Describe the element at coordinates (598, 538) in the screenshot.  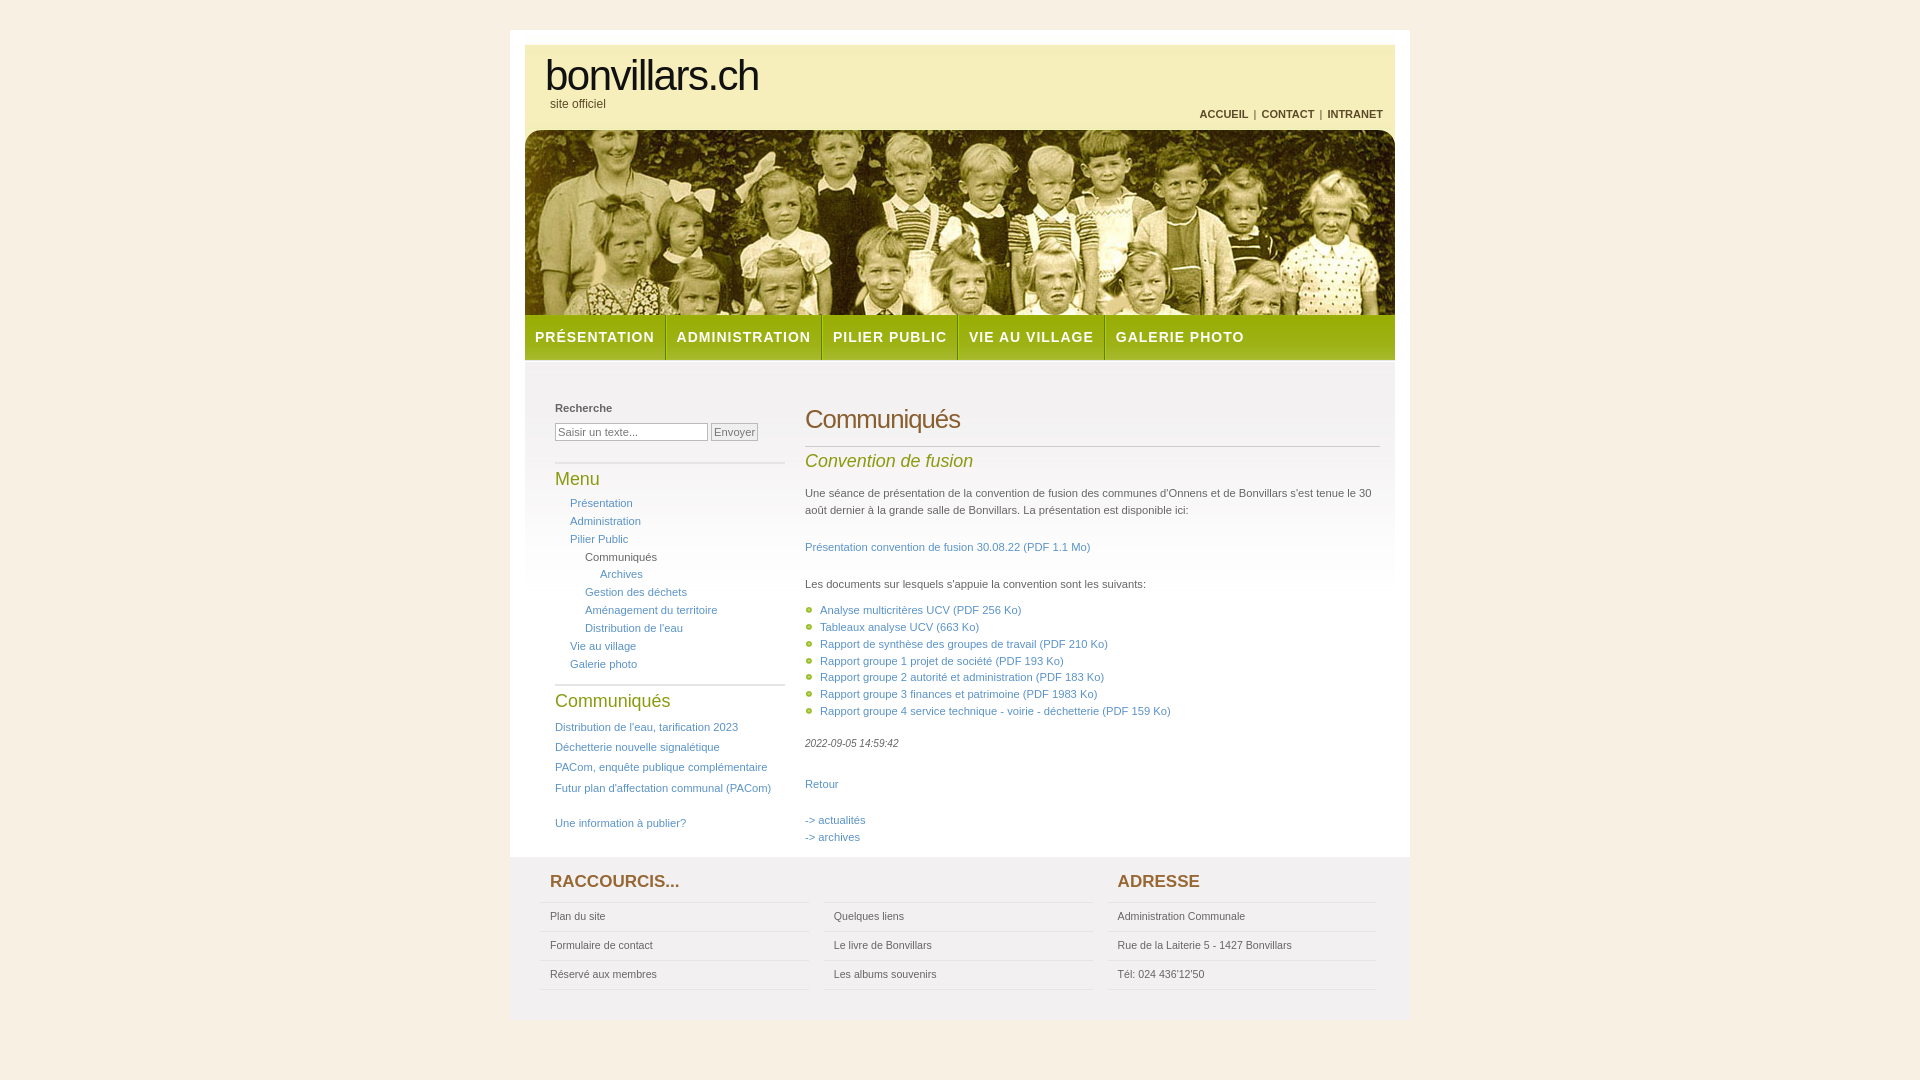
I see `'Pilier Public'` at that location.